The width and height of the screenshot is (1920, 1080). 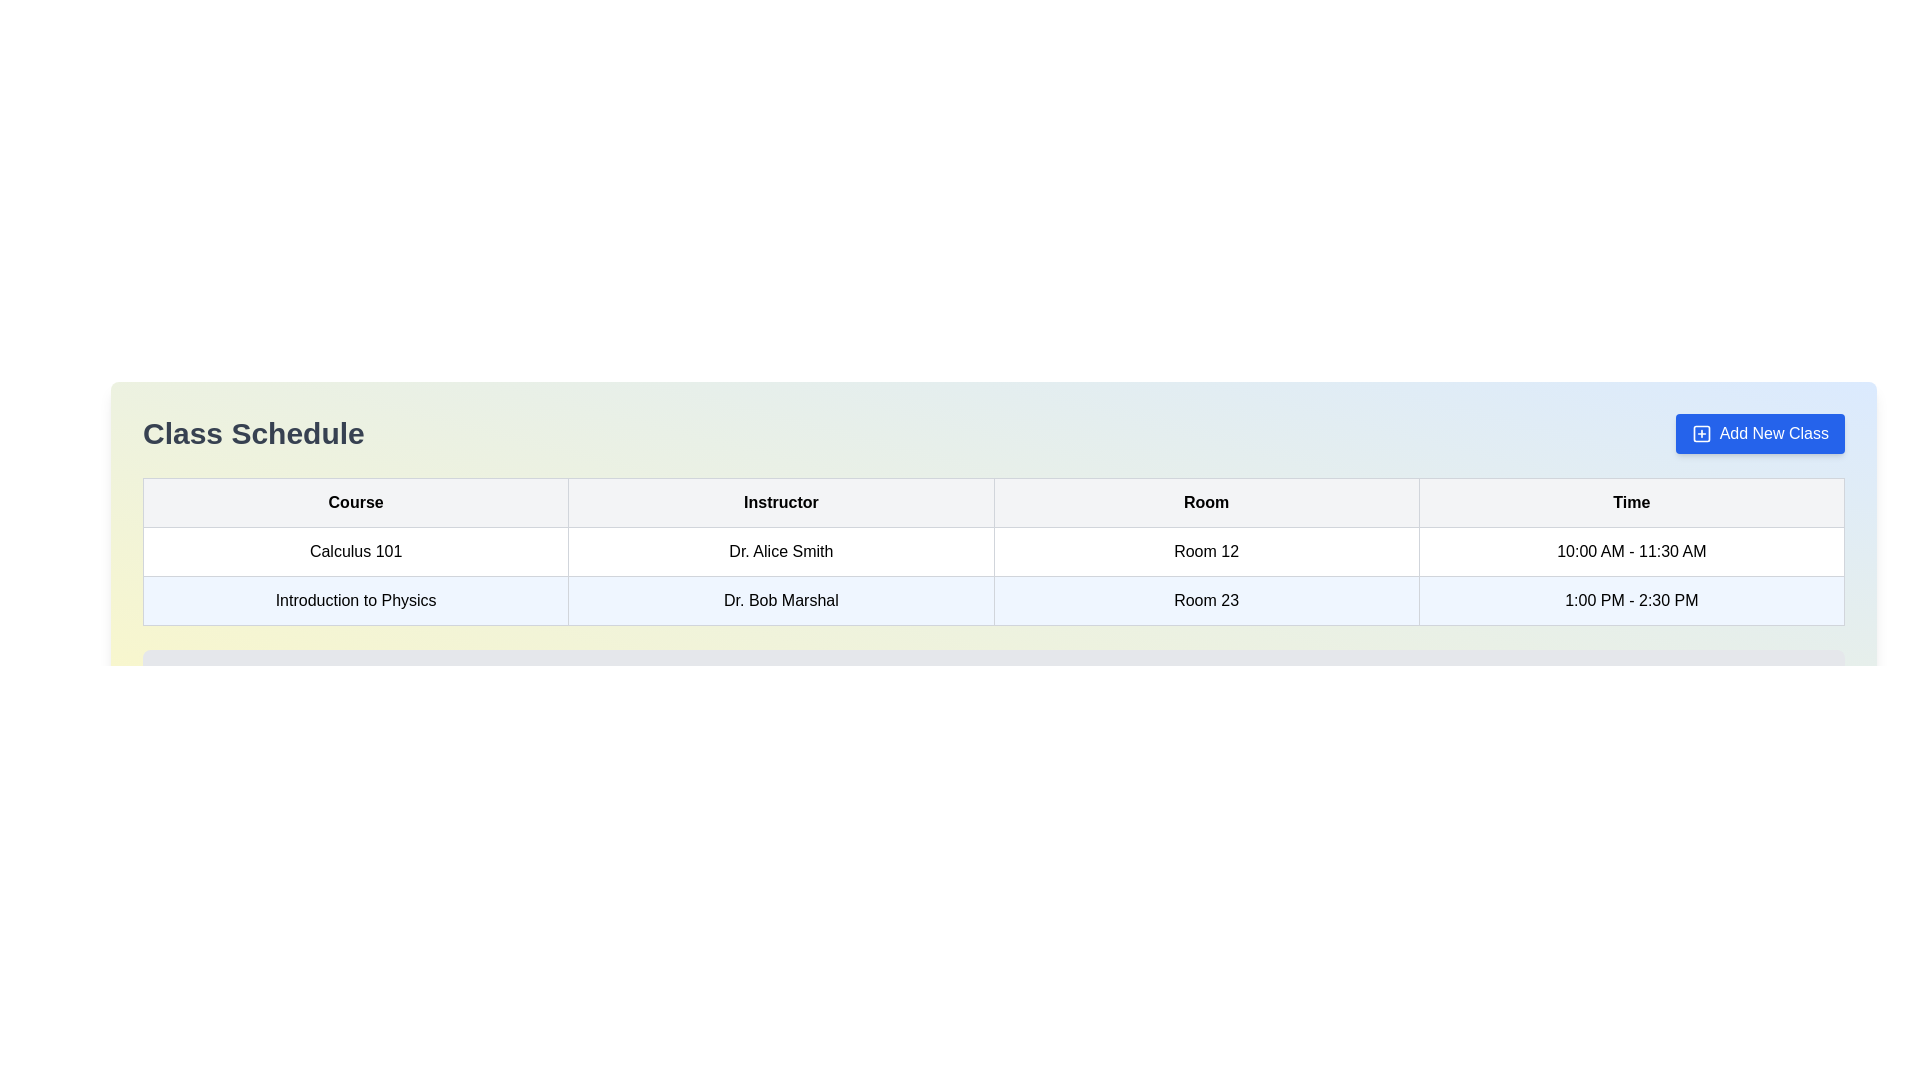 I want to click on the blue 'Add New Class' button located at the top-right corner of the 'Class Schedule' header bar, so click(x=1760, y=433).